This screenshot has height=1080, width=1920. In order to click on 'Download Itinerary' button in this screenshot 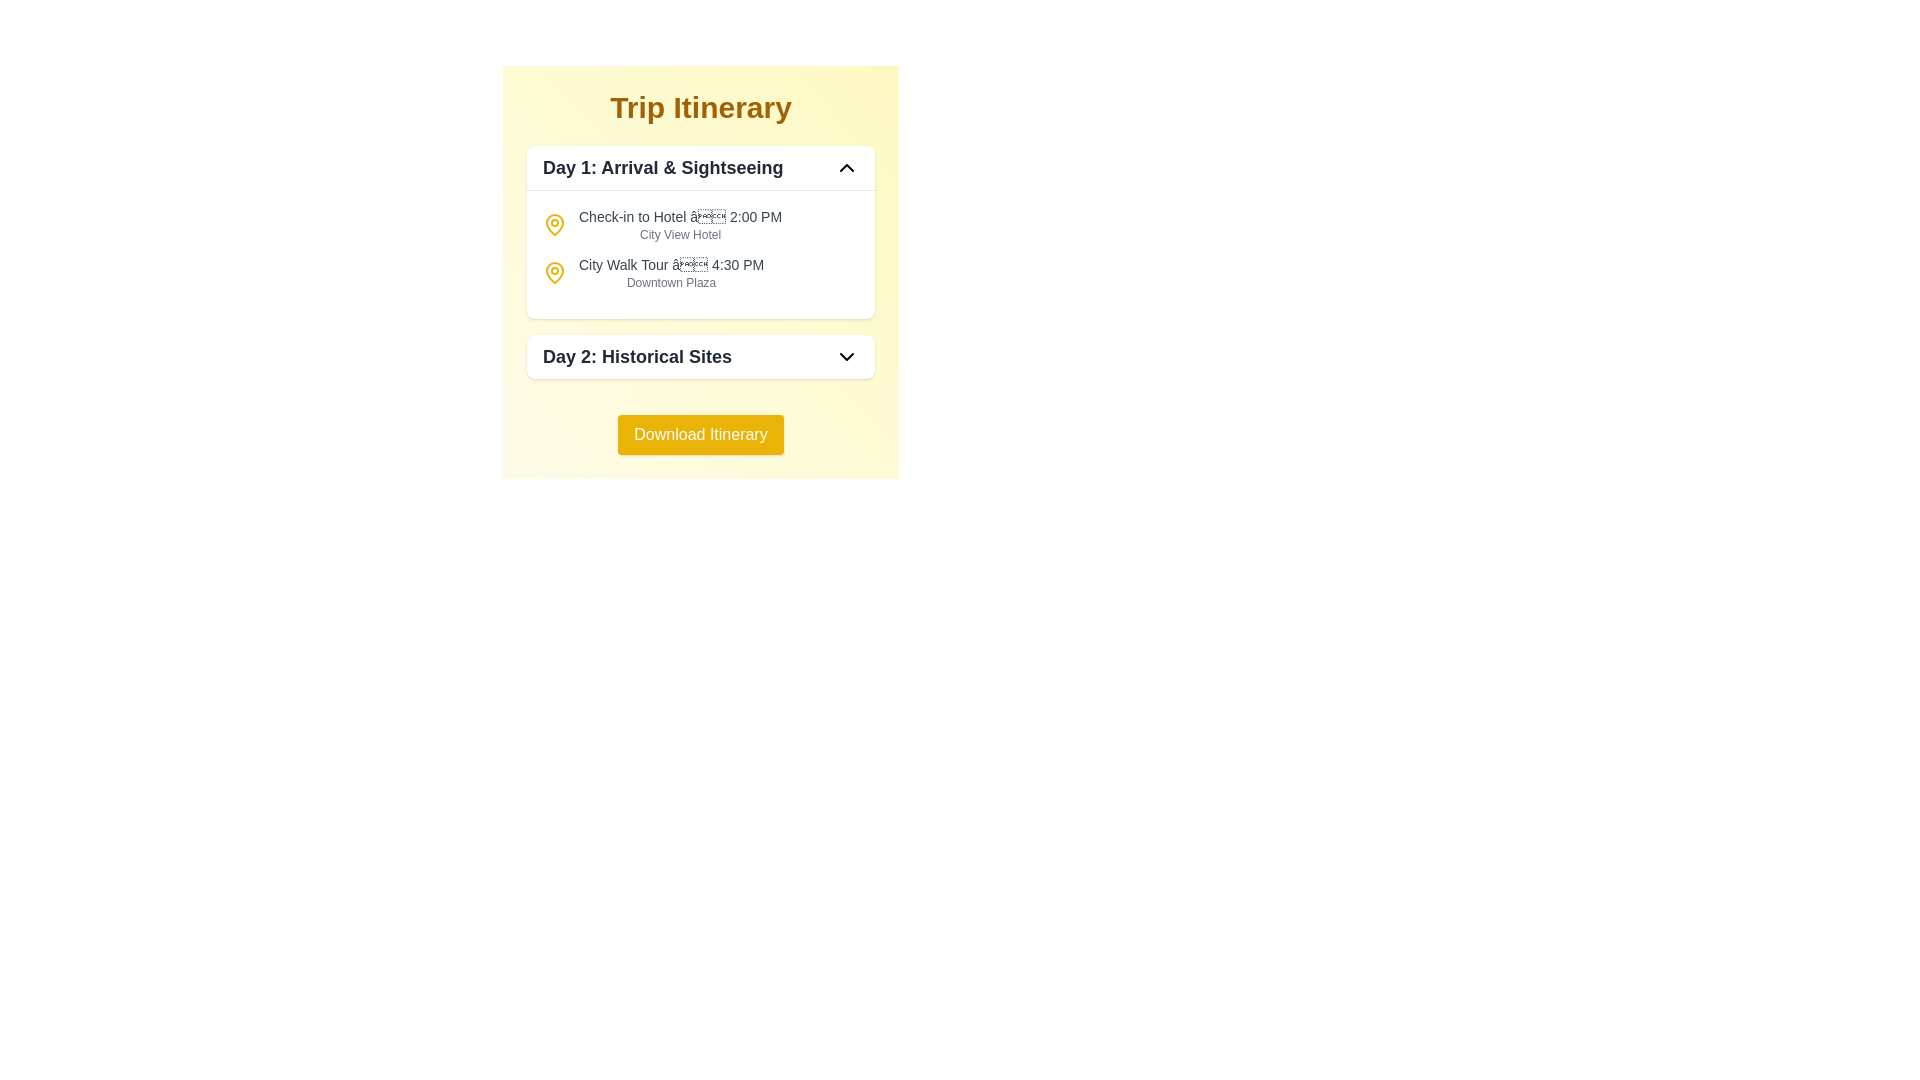, I will do `click(700, 434)`.